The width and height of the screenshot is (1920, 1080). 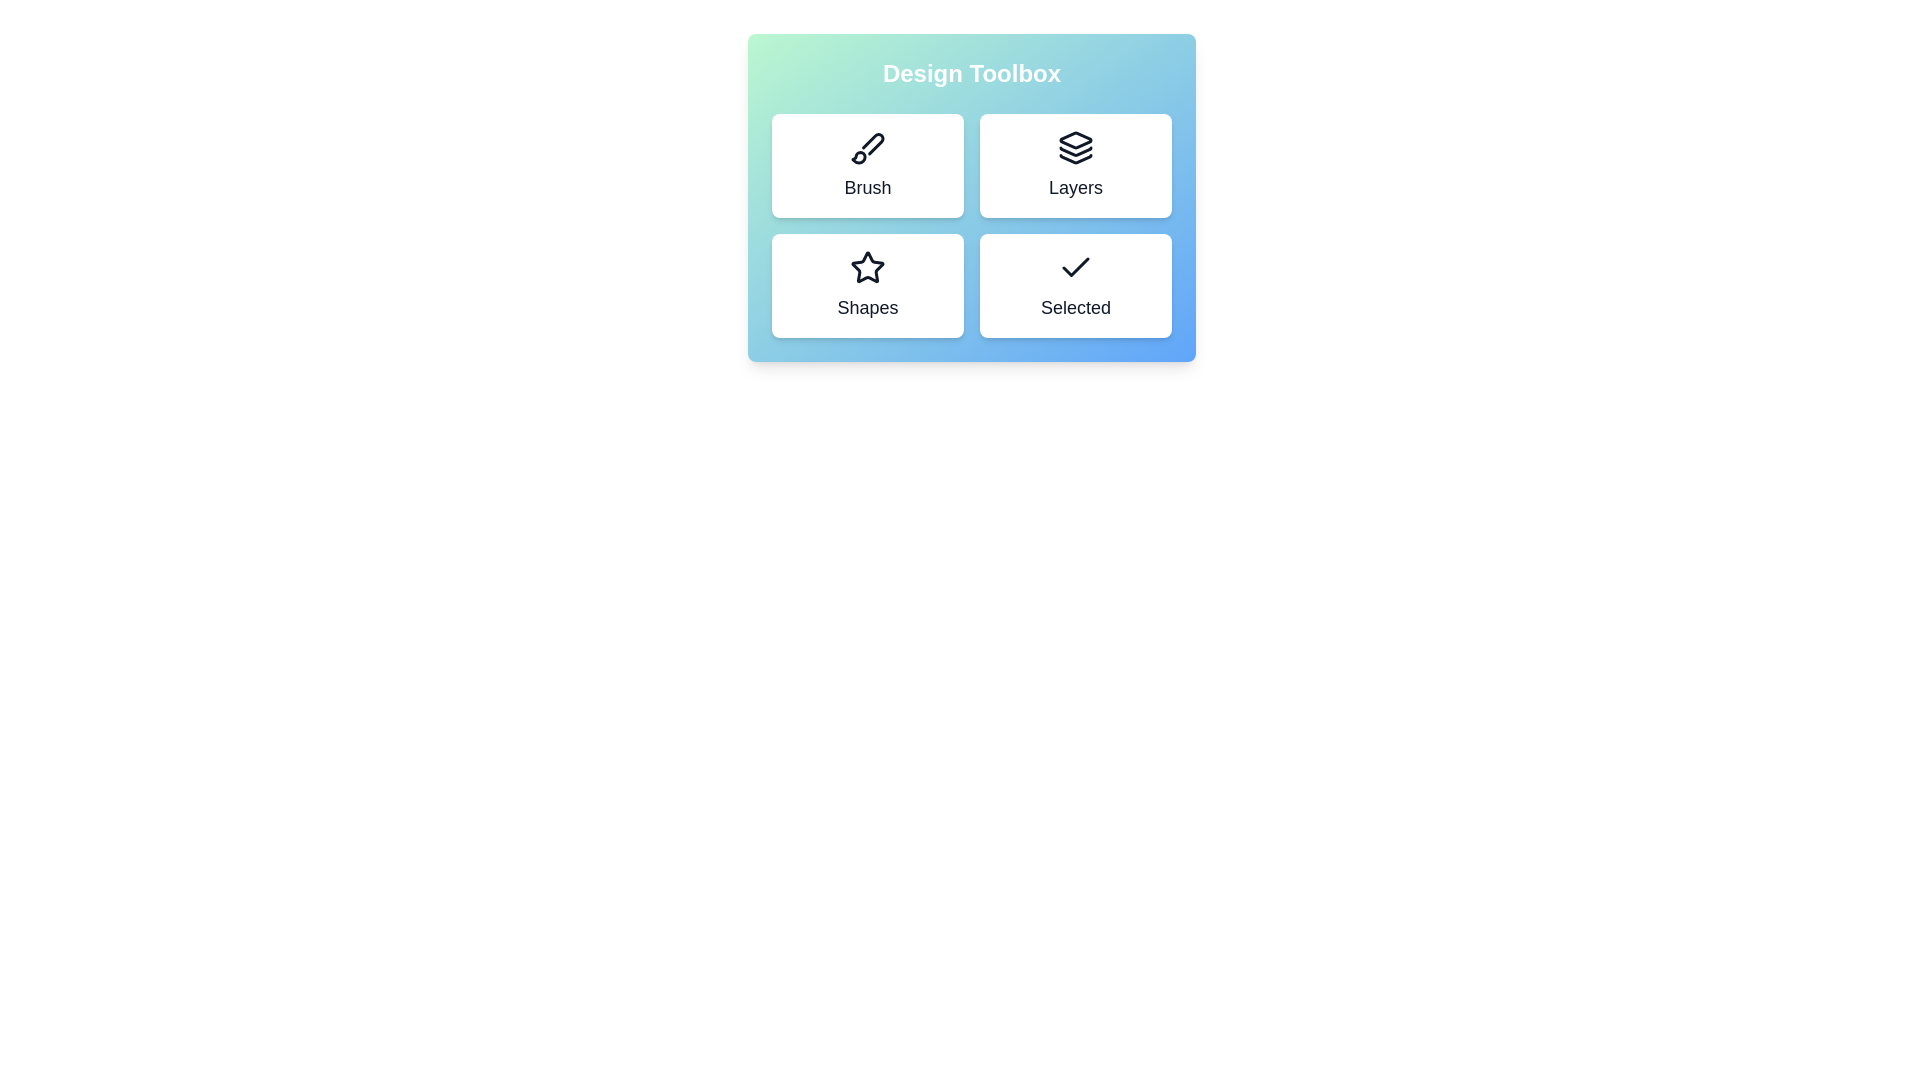 I want to click on the tool Layers to observe hover effects, so click(x=1074, y=164).